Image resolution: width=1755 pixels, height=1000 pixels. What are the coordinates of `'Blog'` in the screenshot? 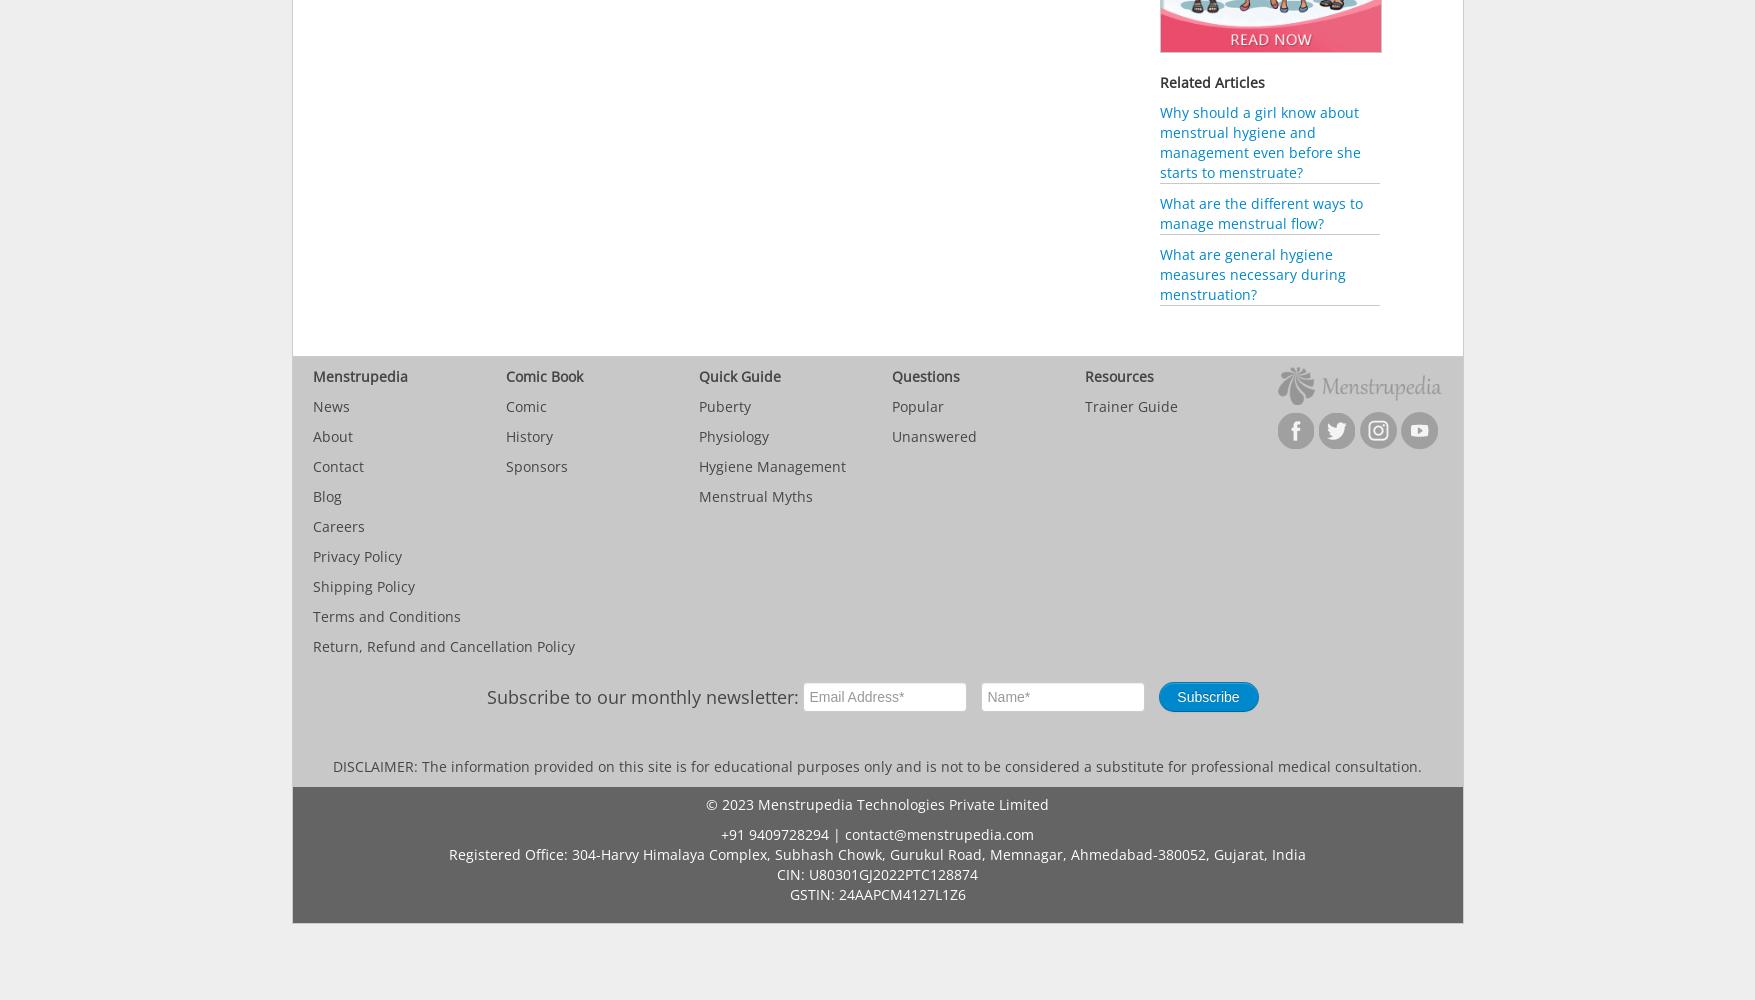 It's located at (325, 495).